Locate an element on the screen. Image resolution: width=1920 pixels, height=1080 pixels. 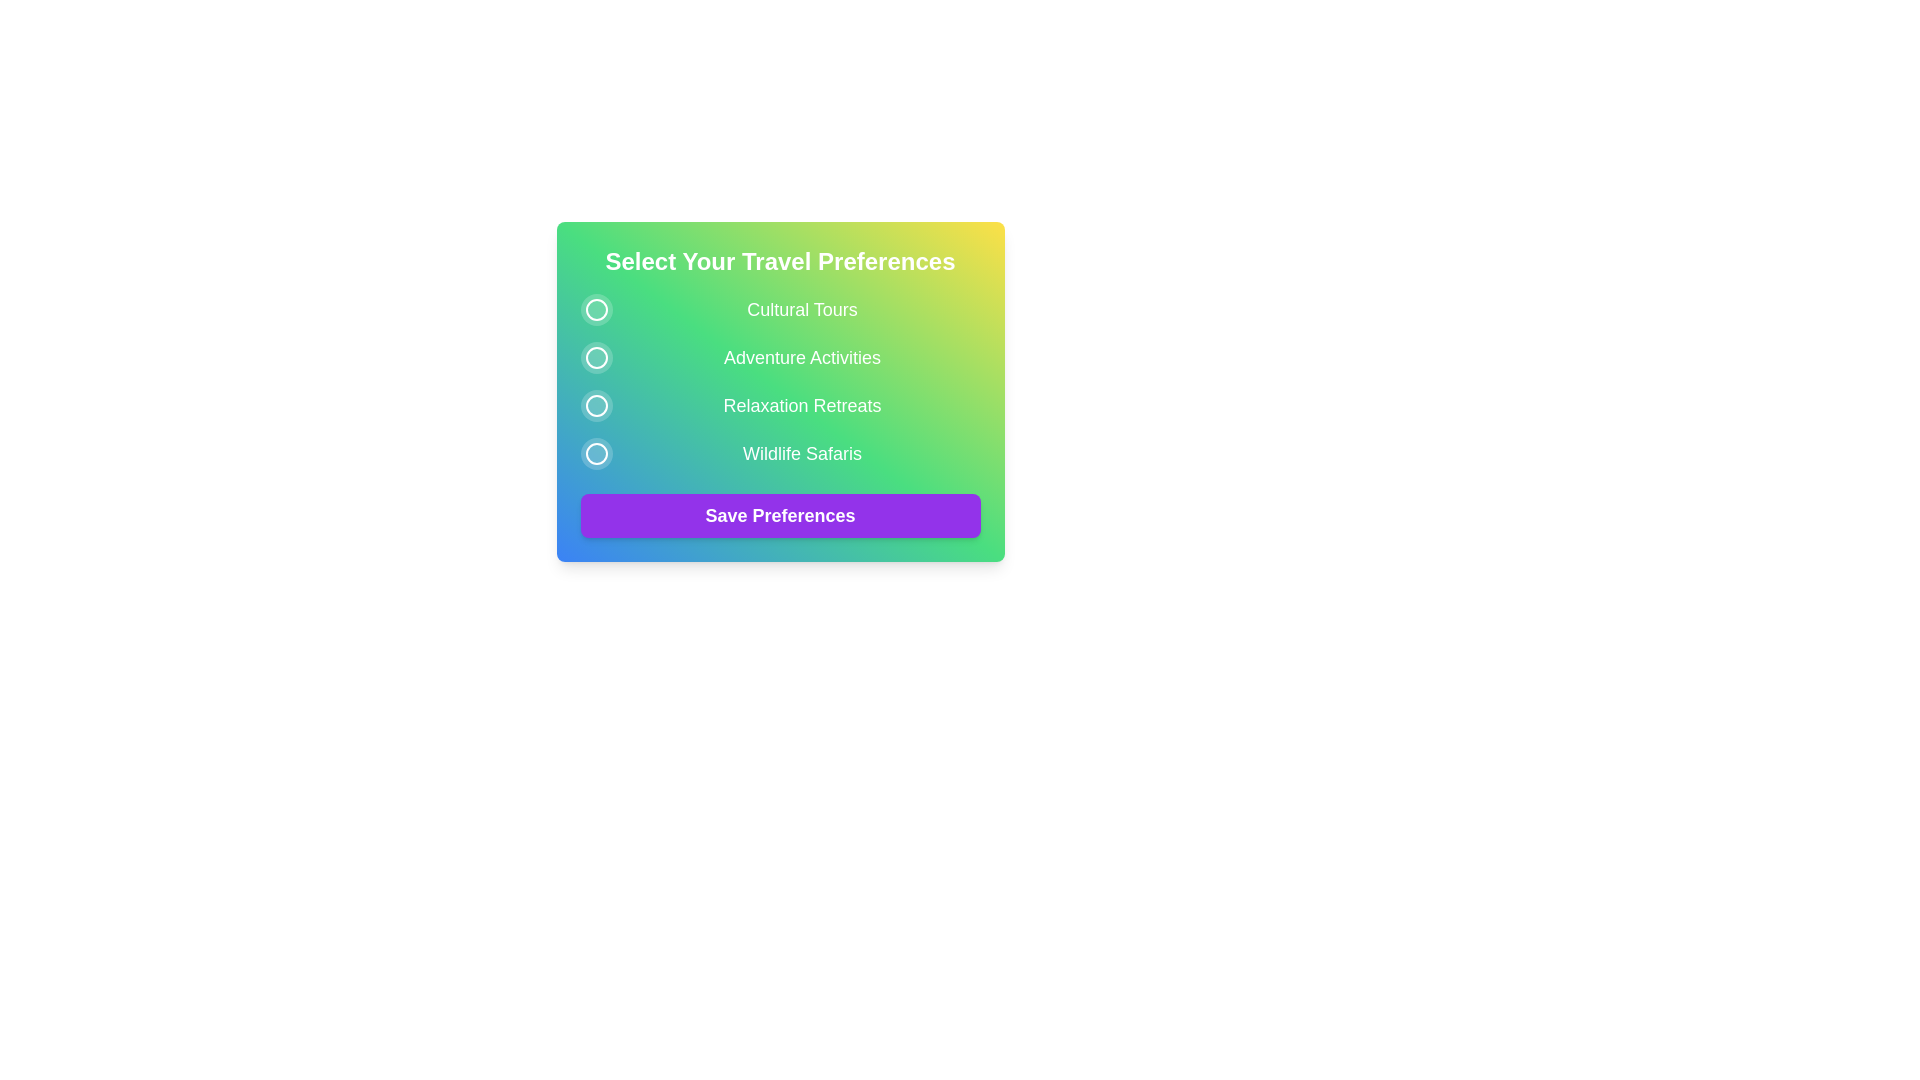
the preference button corresponding to Wildlife Safaris is located at coordinates (595, 454).